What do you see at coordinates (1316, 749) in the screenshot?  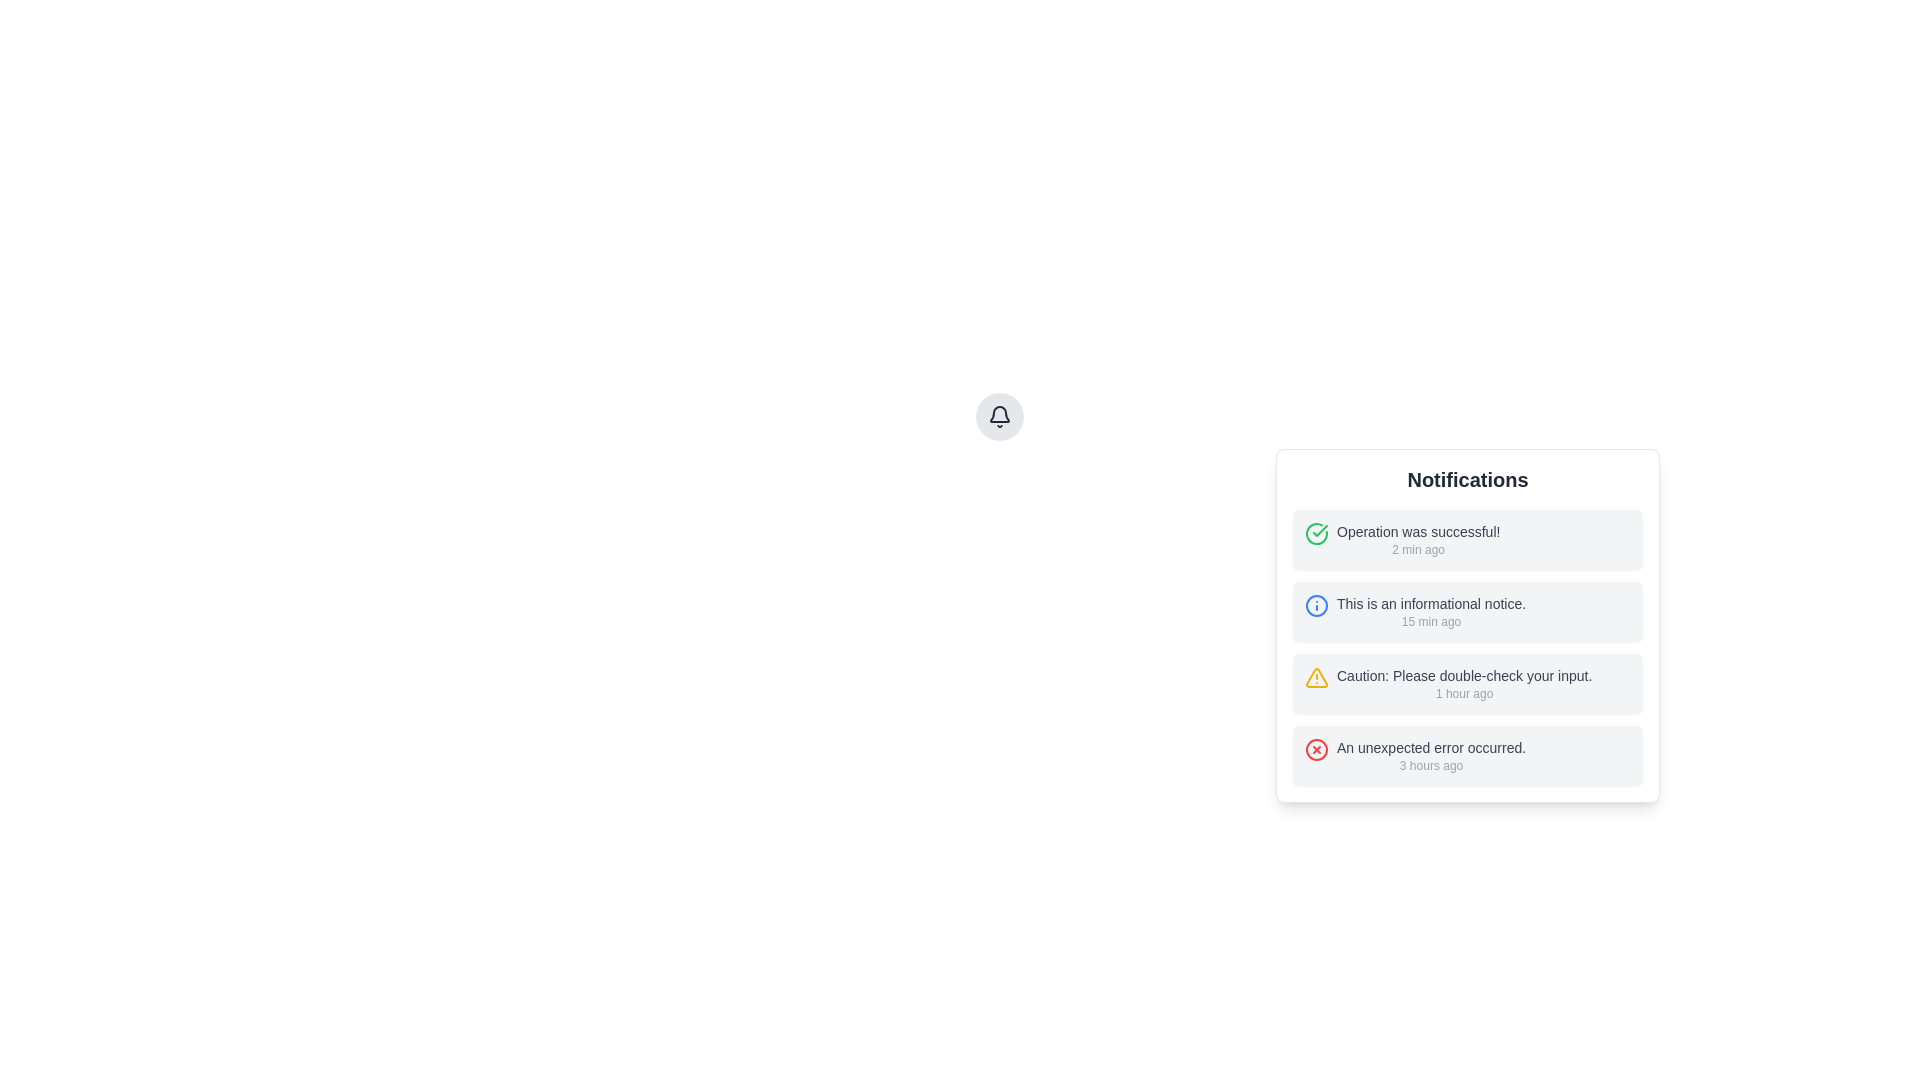 I see `the SVG Circle Element that serves as a decorative or structural component within the cross mark icon, positioned at the center of the cross's bounding box` at bounding box center [1316, 749].